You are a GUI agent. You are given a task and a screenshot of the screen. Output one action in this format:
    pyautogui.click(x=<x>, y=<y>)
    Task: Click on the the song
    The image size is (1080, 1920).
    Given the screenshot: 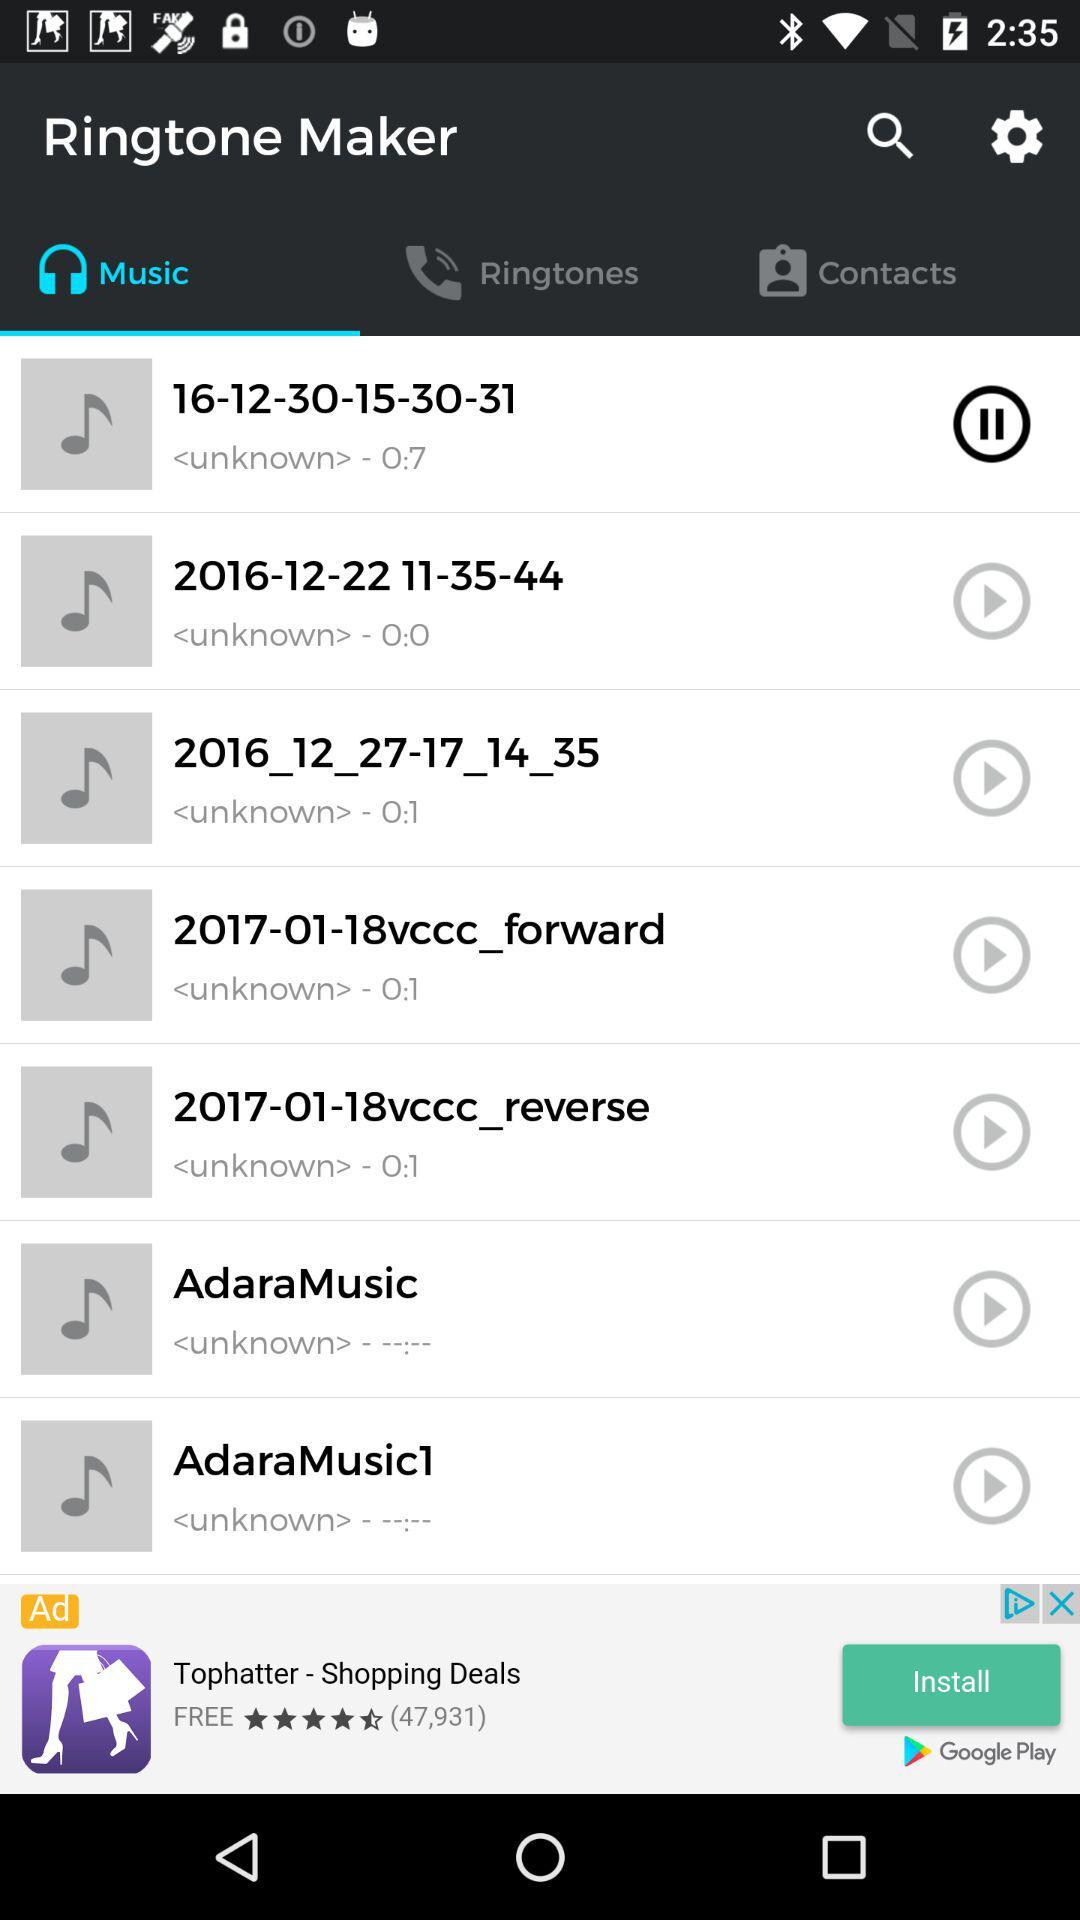 What is the action you would take?
    pyautogui.click(x=991, y=1309)
    